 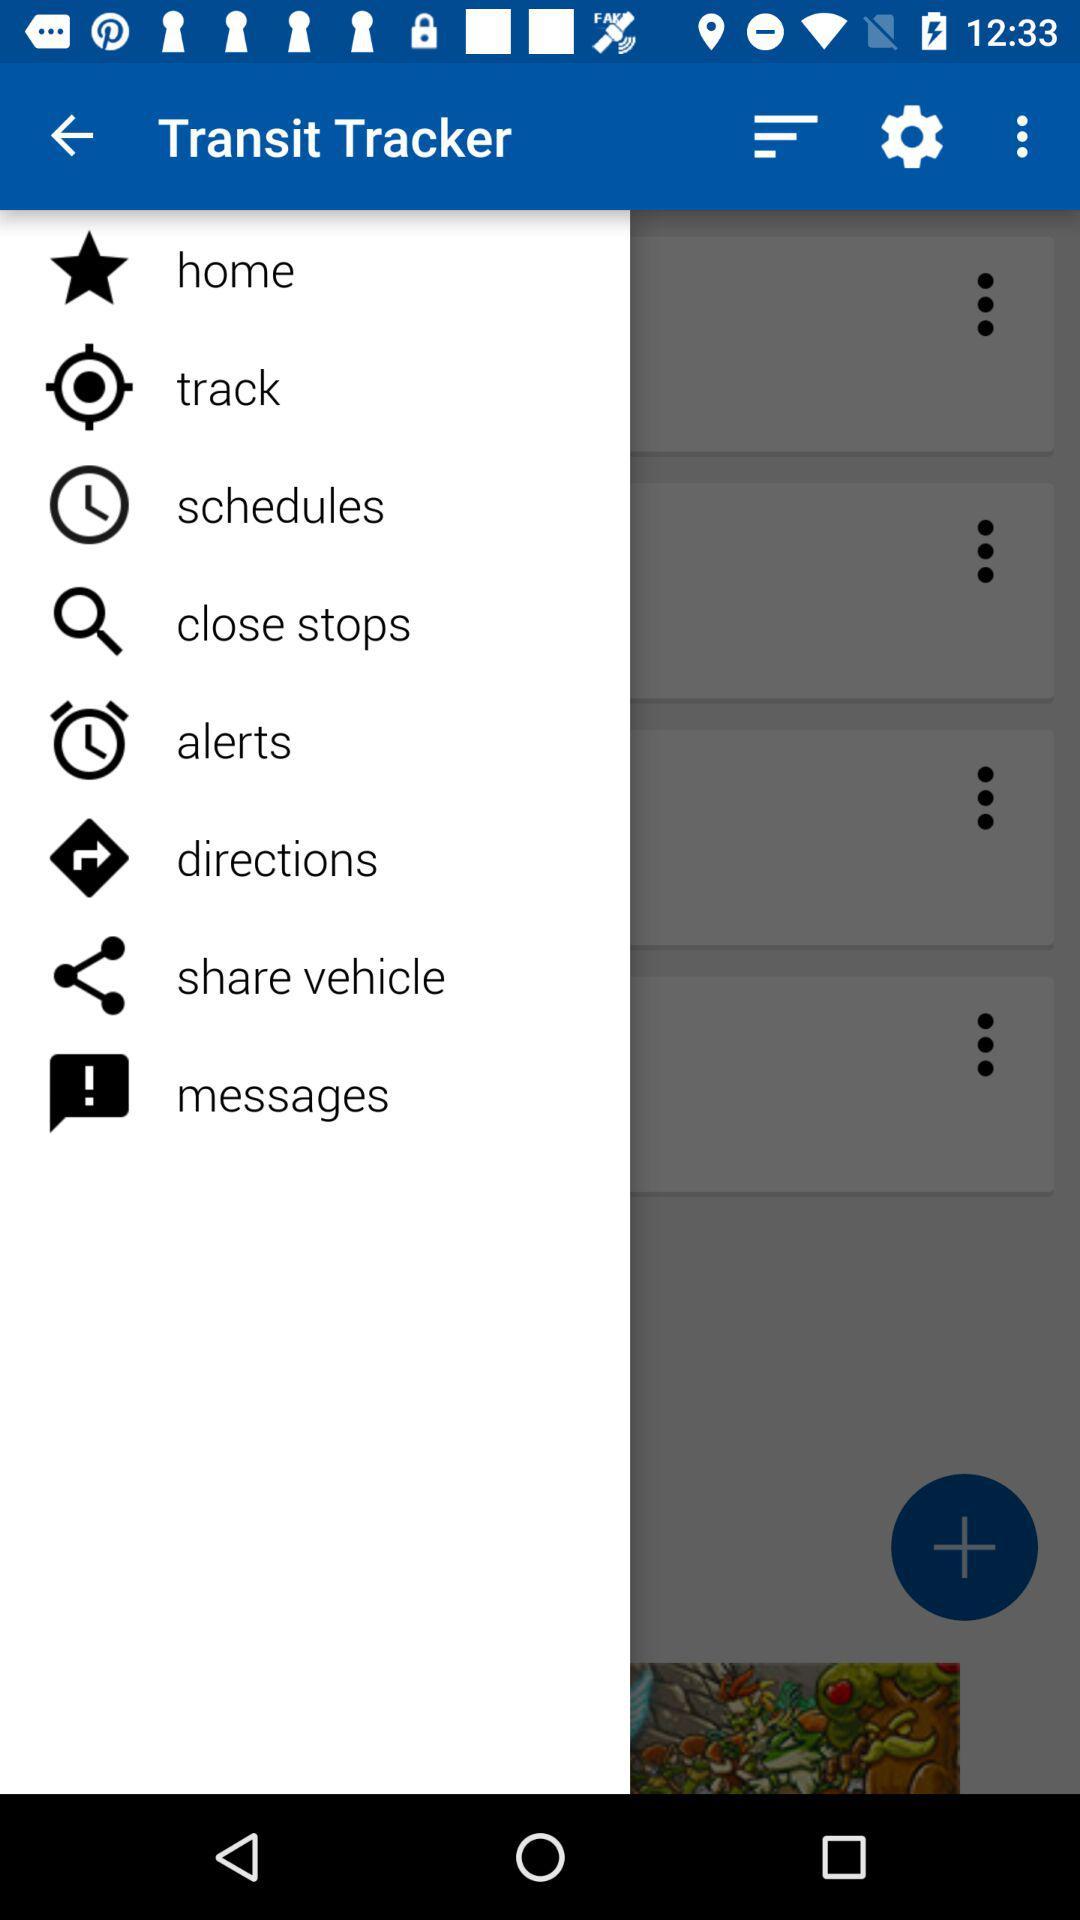 What do you see at coordinates (963, 1546) in the screenshot?
I see `the add icon` at bounding box center [963, 1546].